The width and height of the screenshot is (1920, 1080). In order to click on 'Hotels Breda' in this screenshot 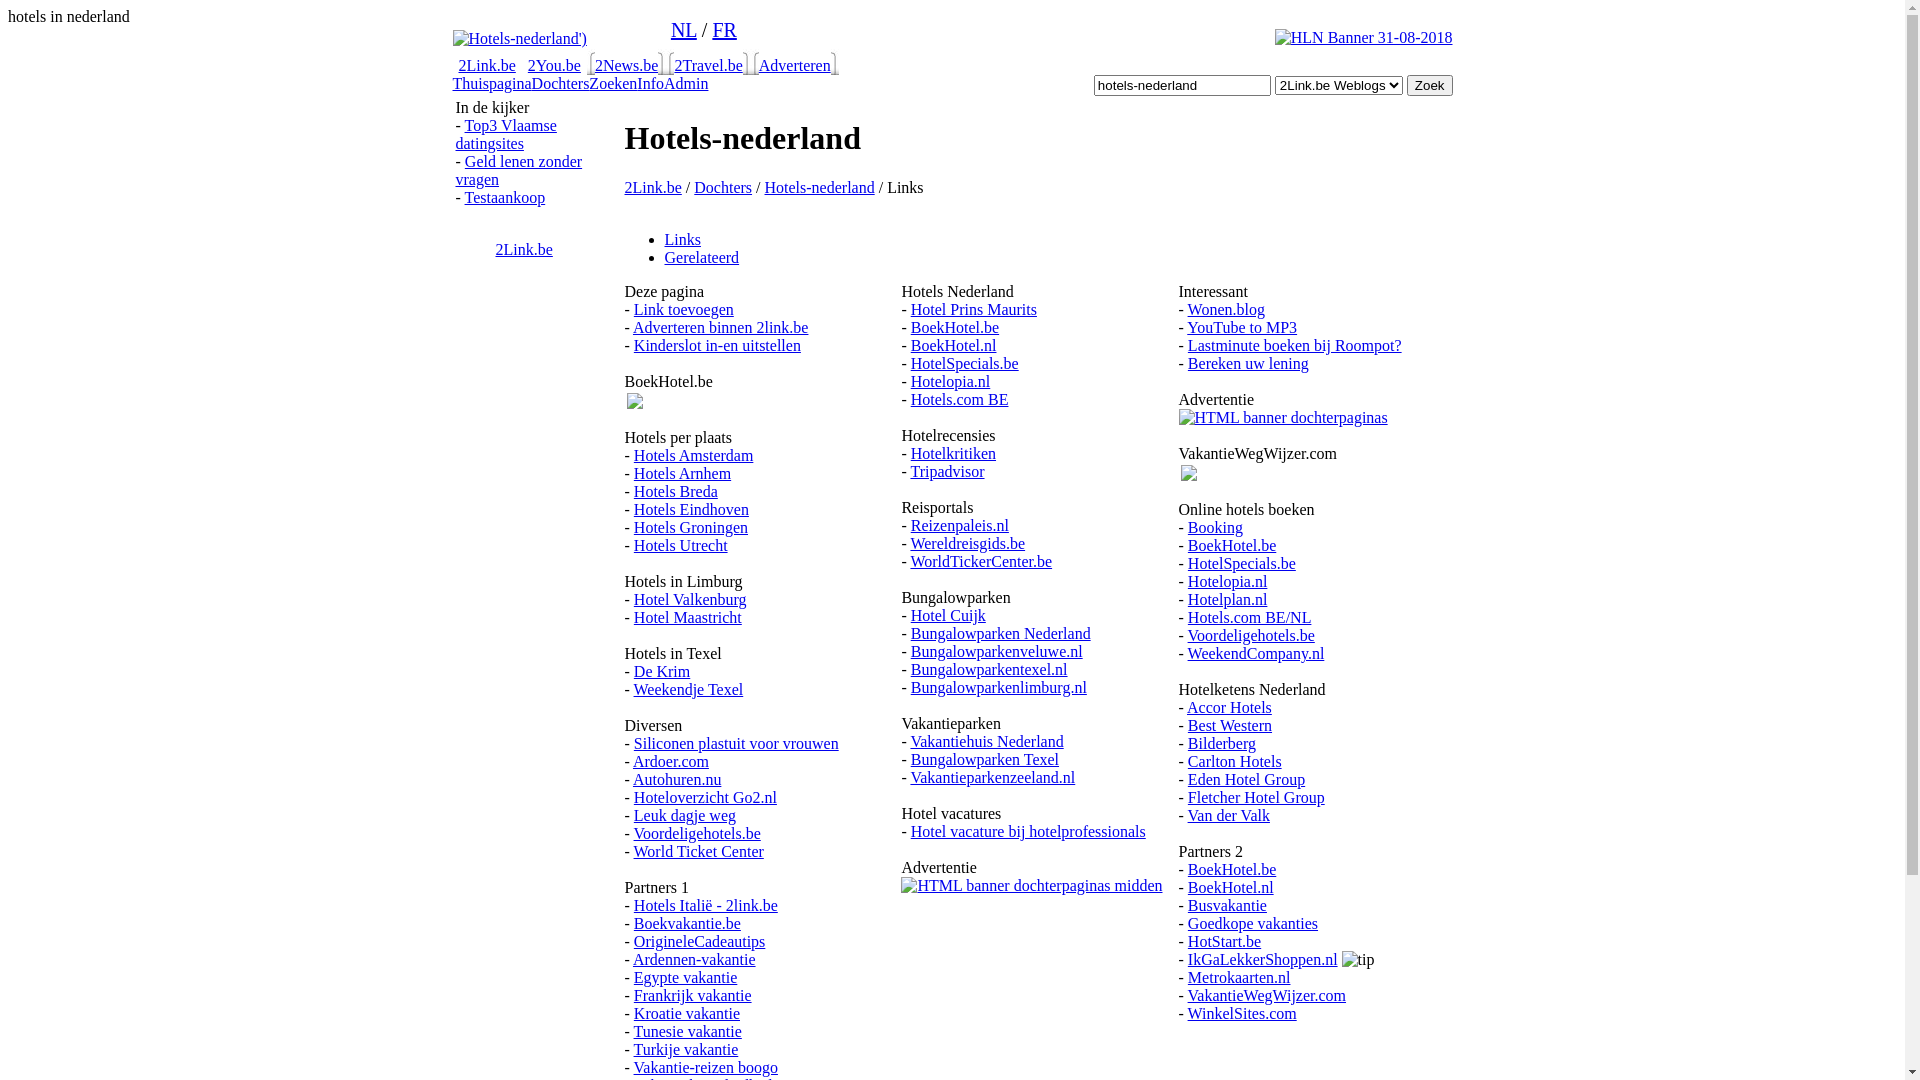, I will do `click(676, 491)`.